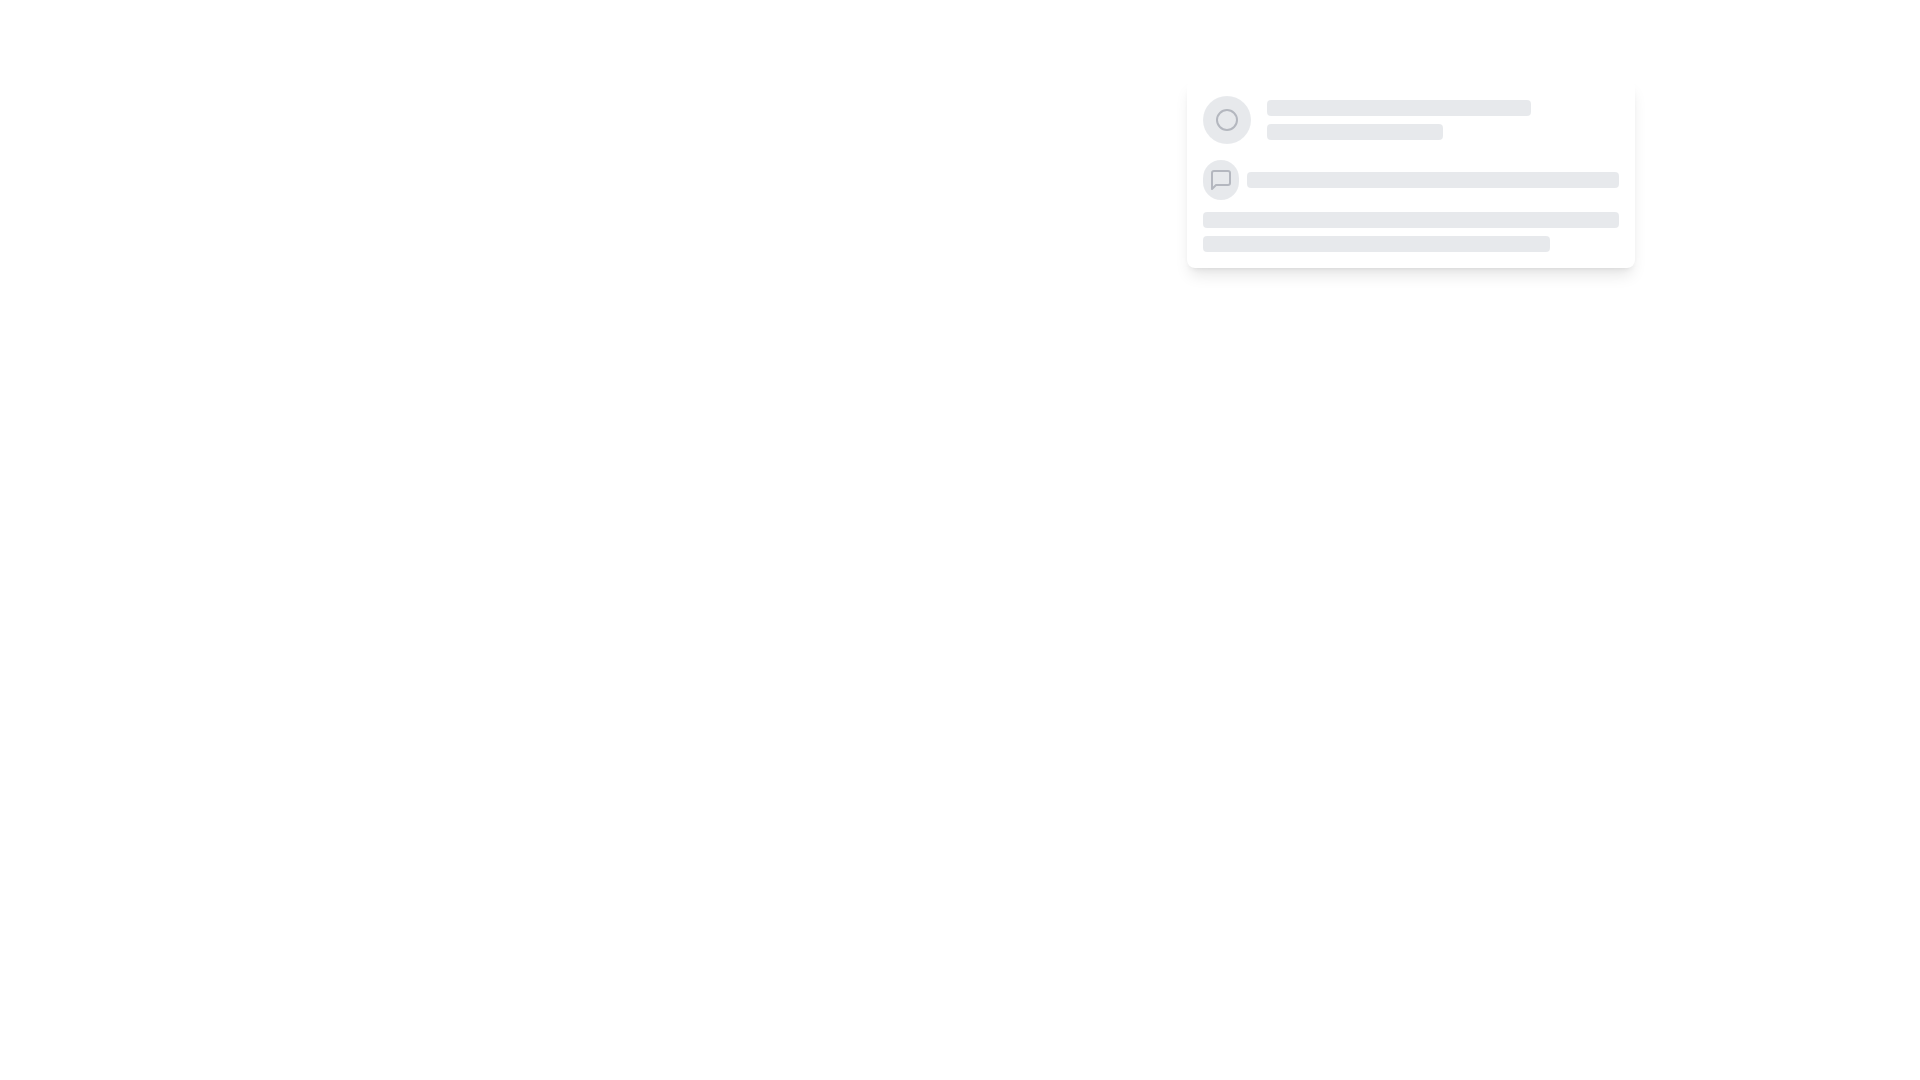  Describe the element at coordinates (1218, 180) in the screenshot. I see `the speech bubble icon located in the upper-right portion of the card-like interface` at that location.